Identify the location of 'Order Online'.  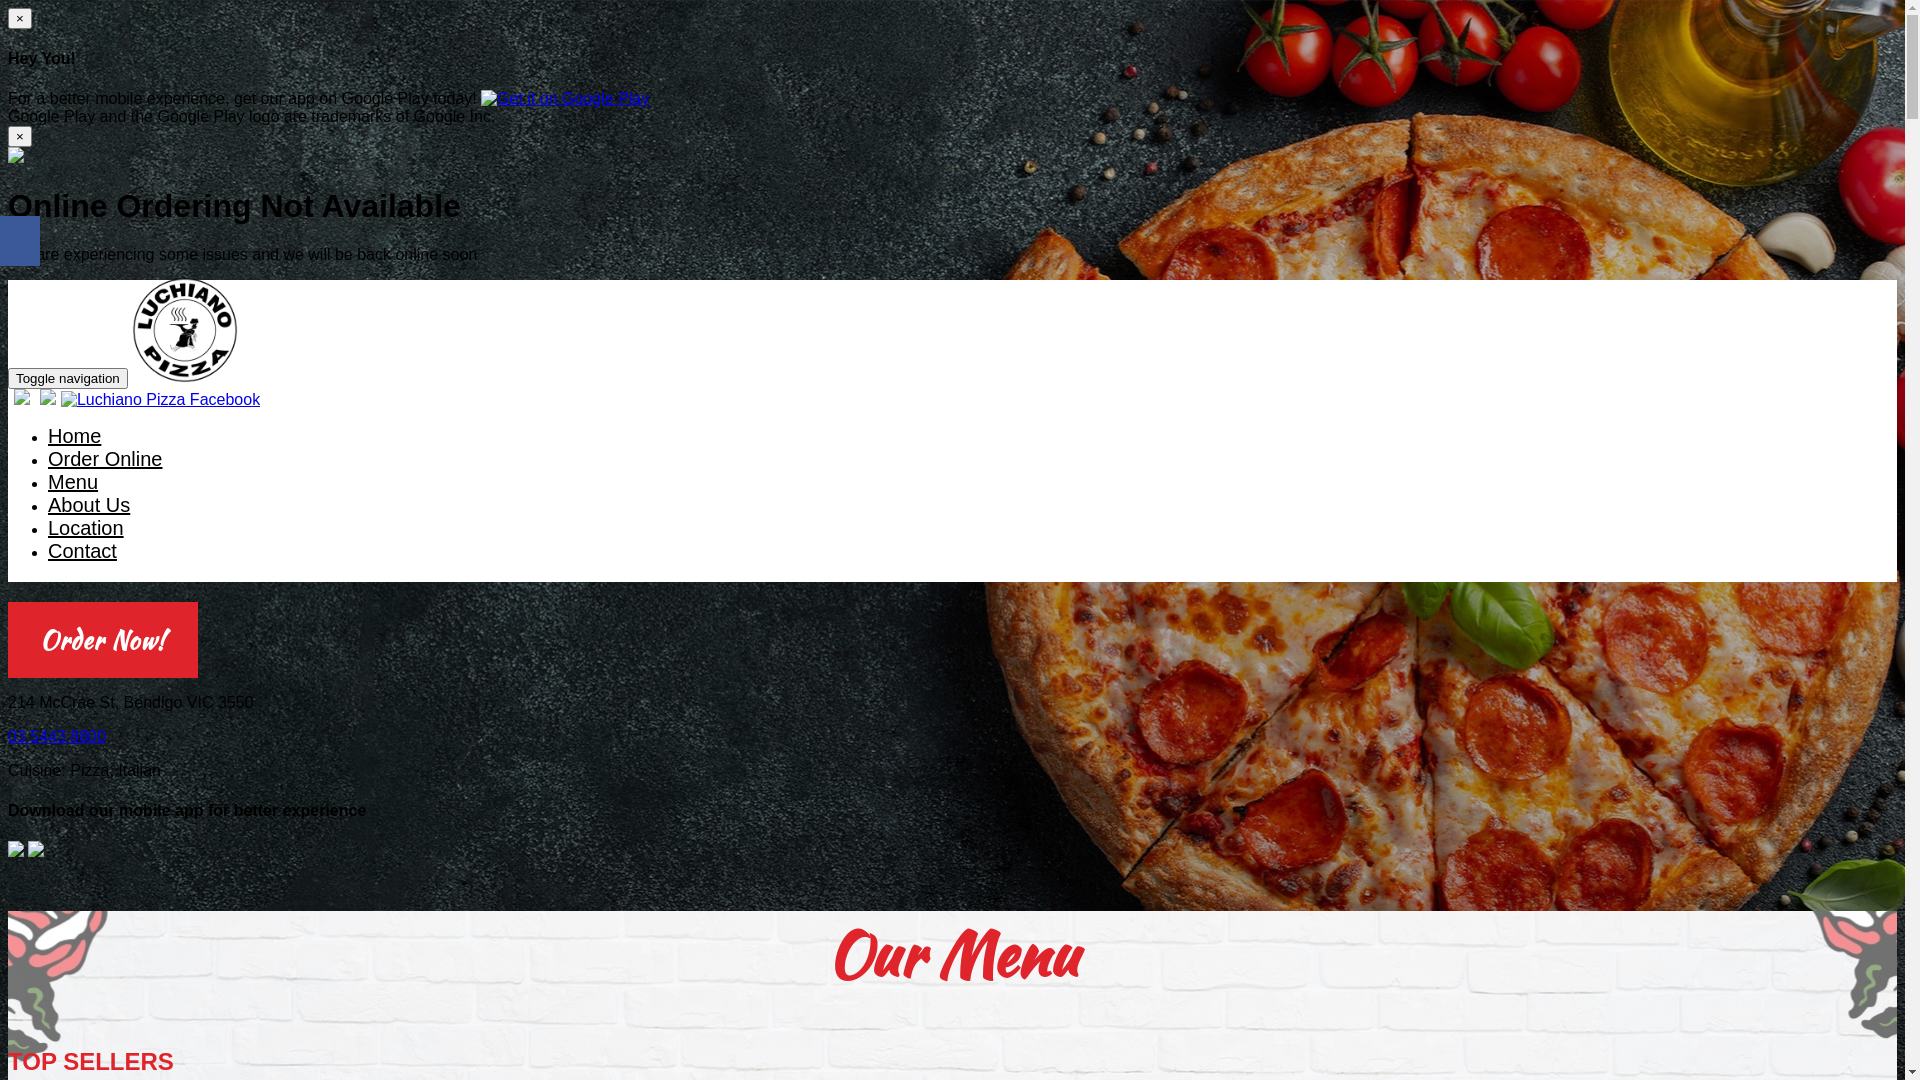
(104, 460).